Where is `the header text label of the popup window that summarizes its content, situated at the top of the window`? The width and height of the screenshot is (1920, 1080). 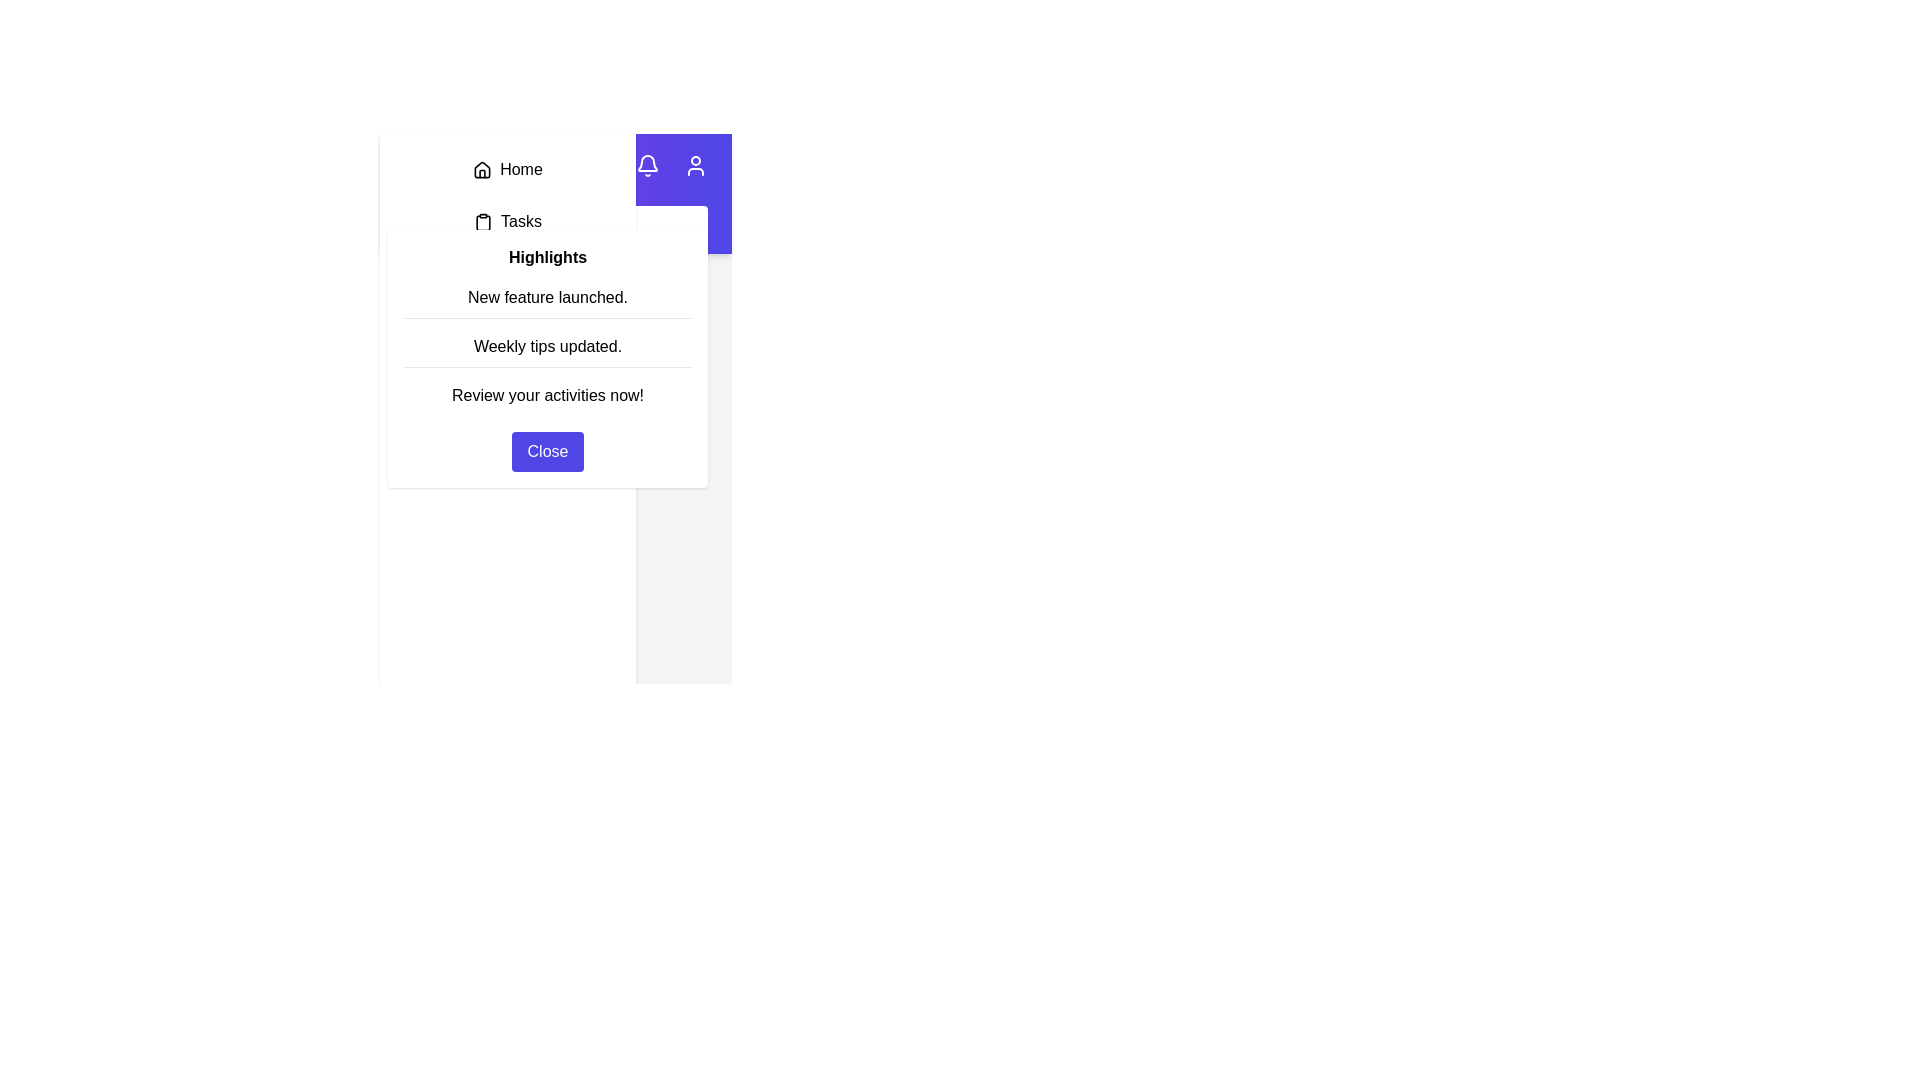 the header text label of the popup window that summarizes its content, situated at the top of the window is located at coordinates (547, 256).